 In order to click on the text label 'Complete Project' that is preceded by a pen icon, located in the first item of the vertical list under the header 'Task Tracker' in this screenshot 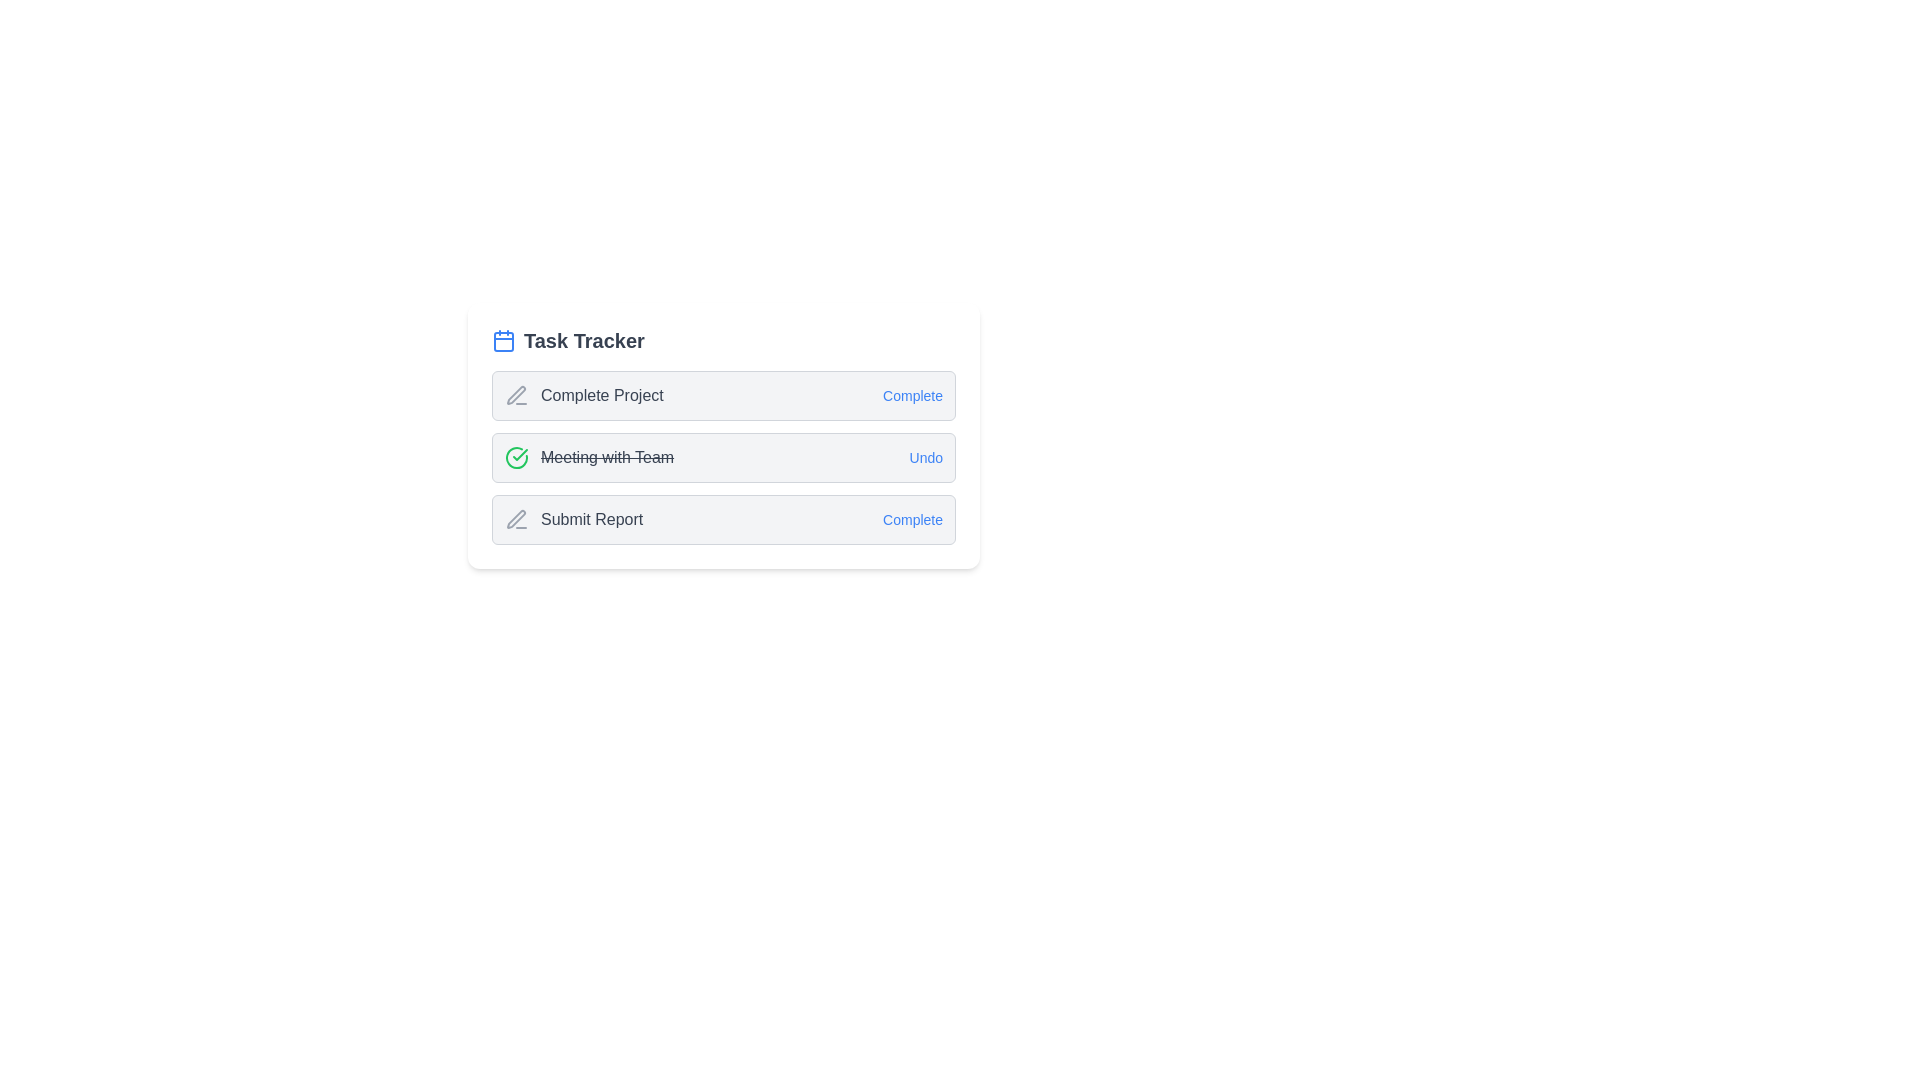, I will do `click(583, 396)`.